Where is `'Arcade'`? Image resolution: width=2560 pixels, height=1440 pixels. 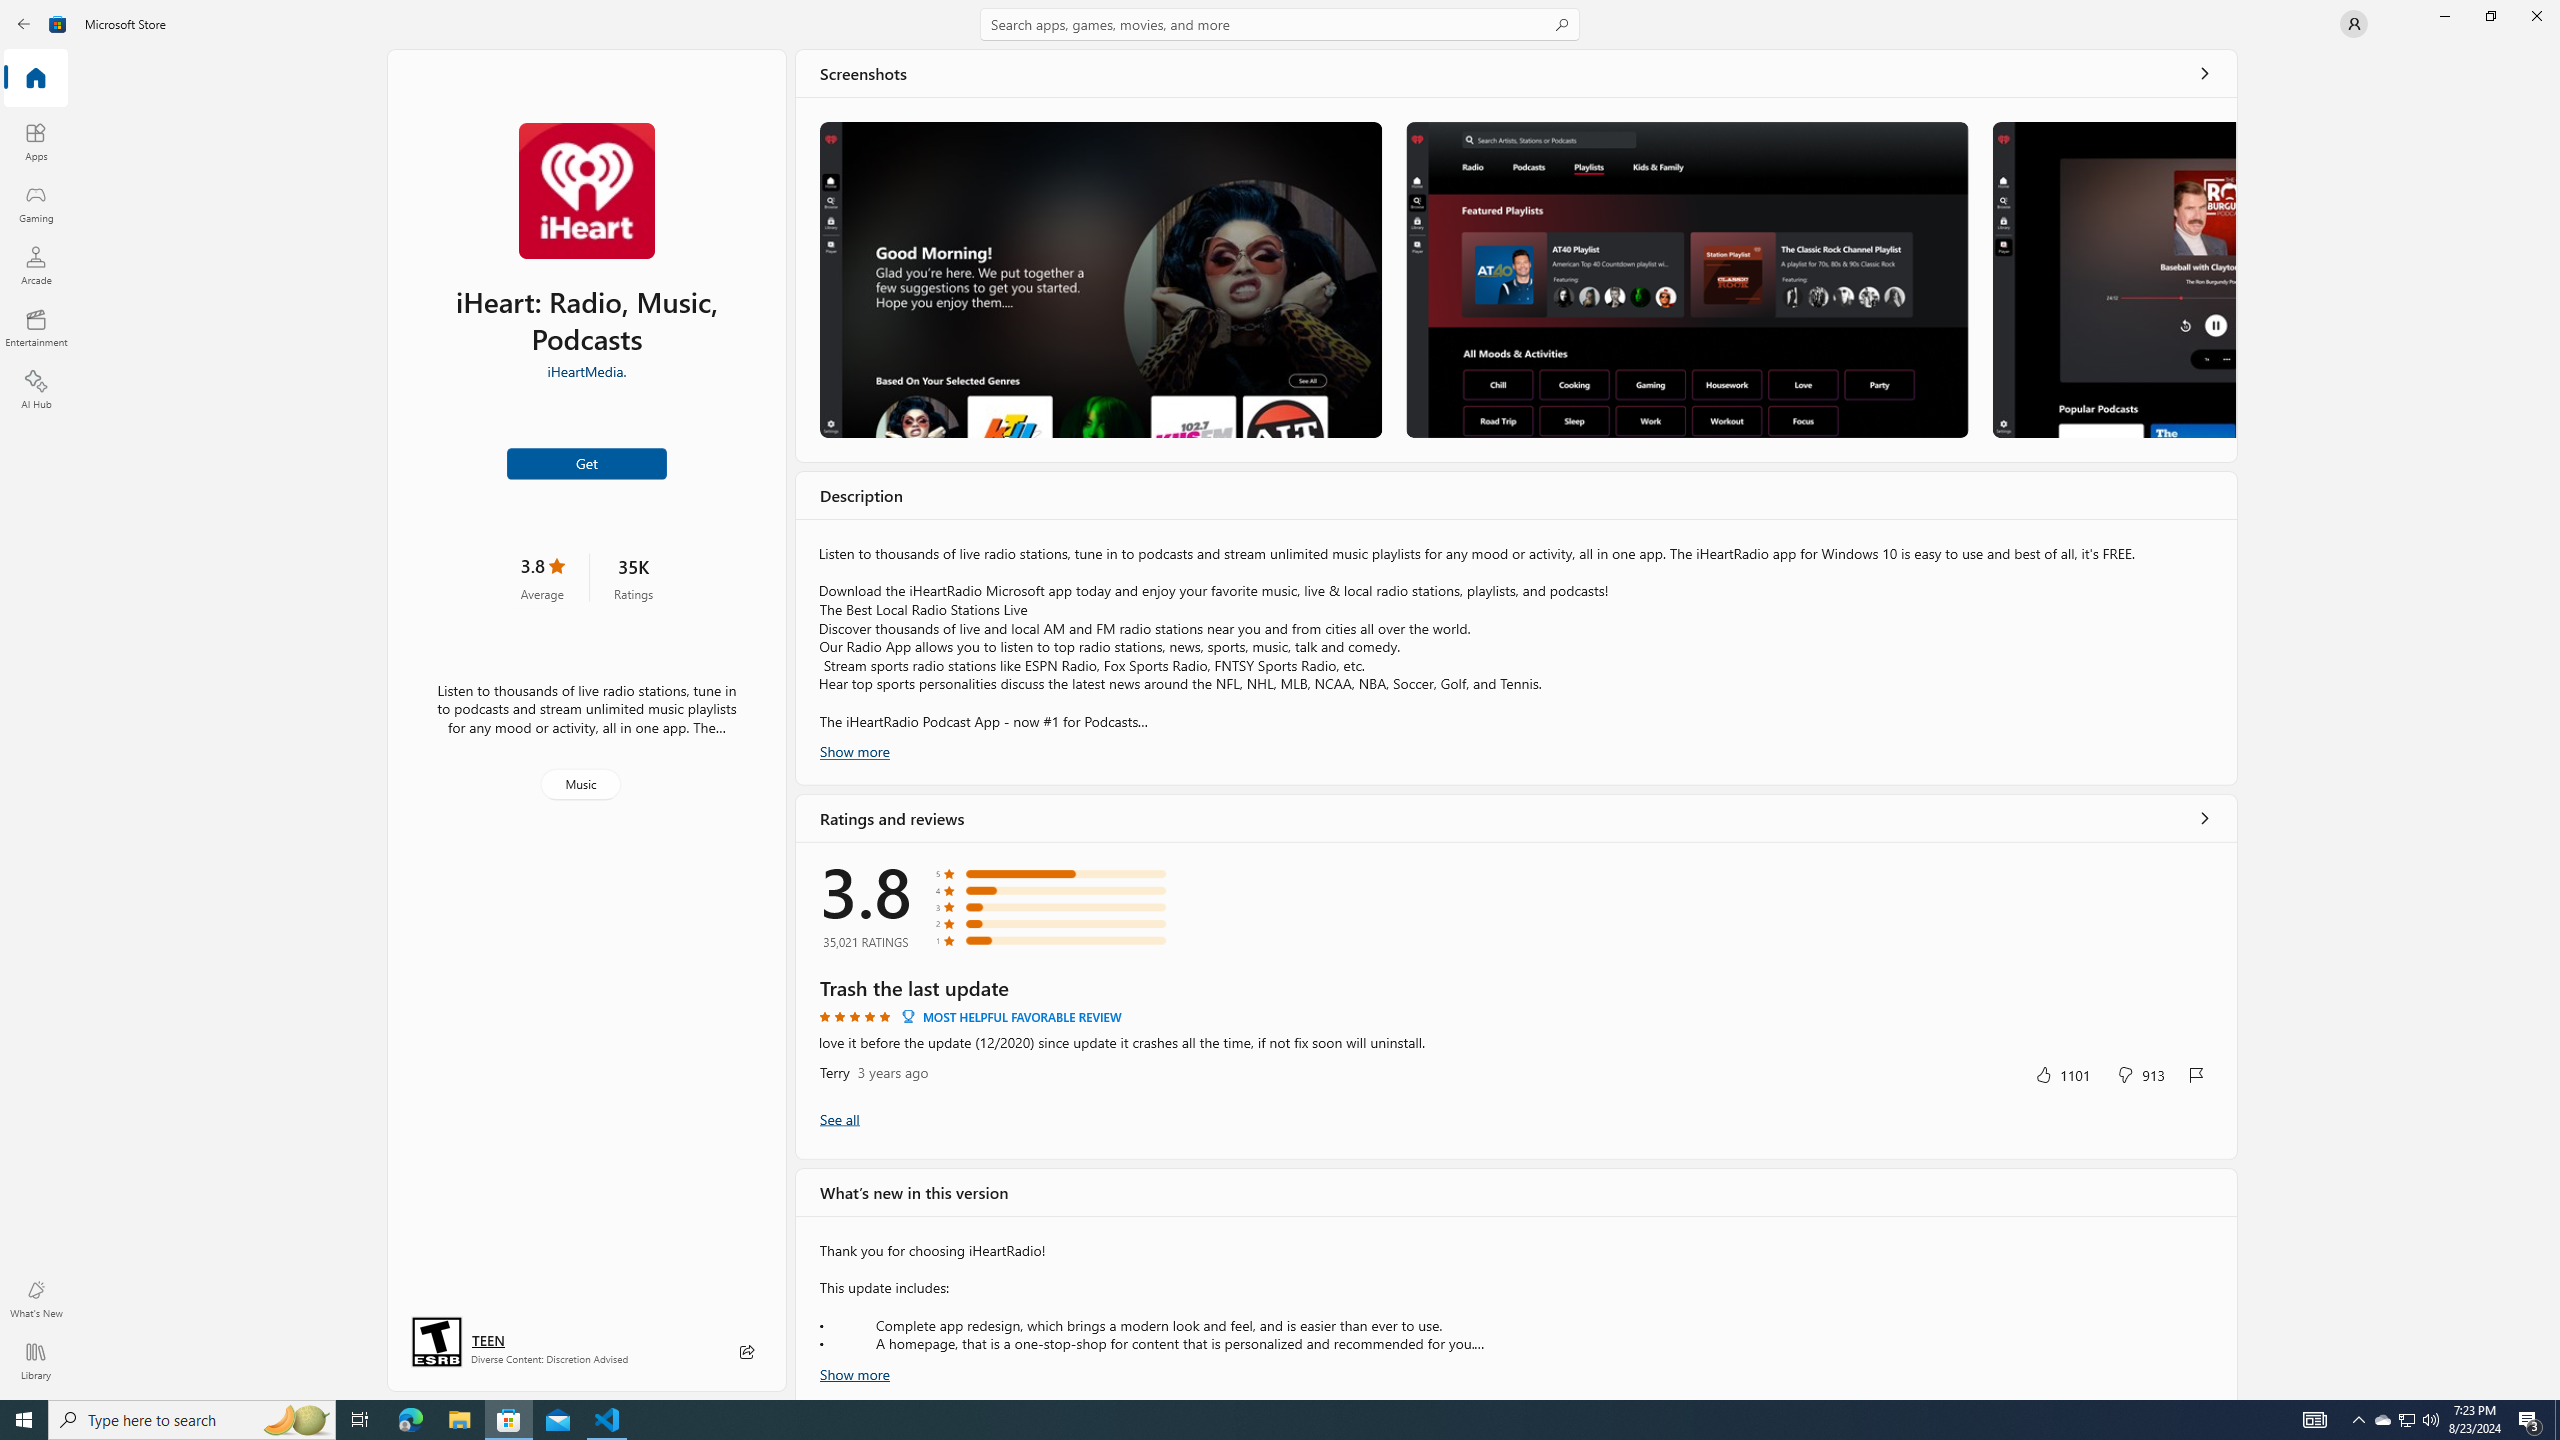 'Arcade' is located at coordinates (34, 264).